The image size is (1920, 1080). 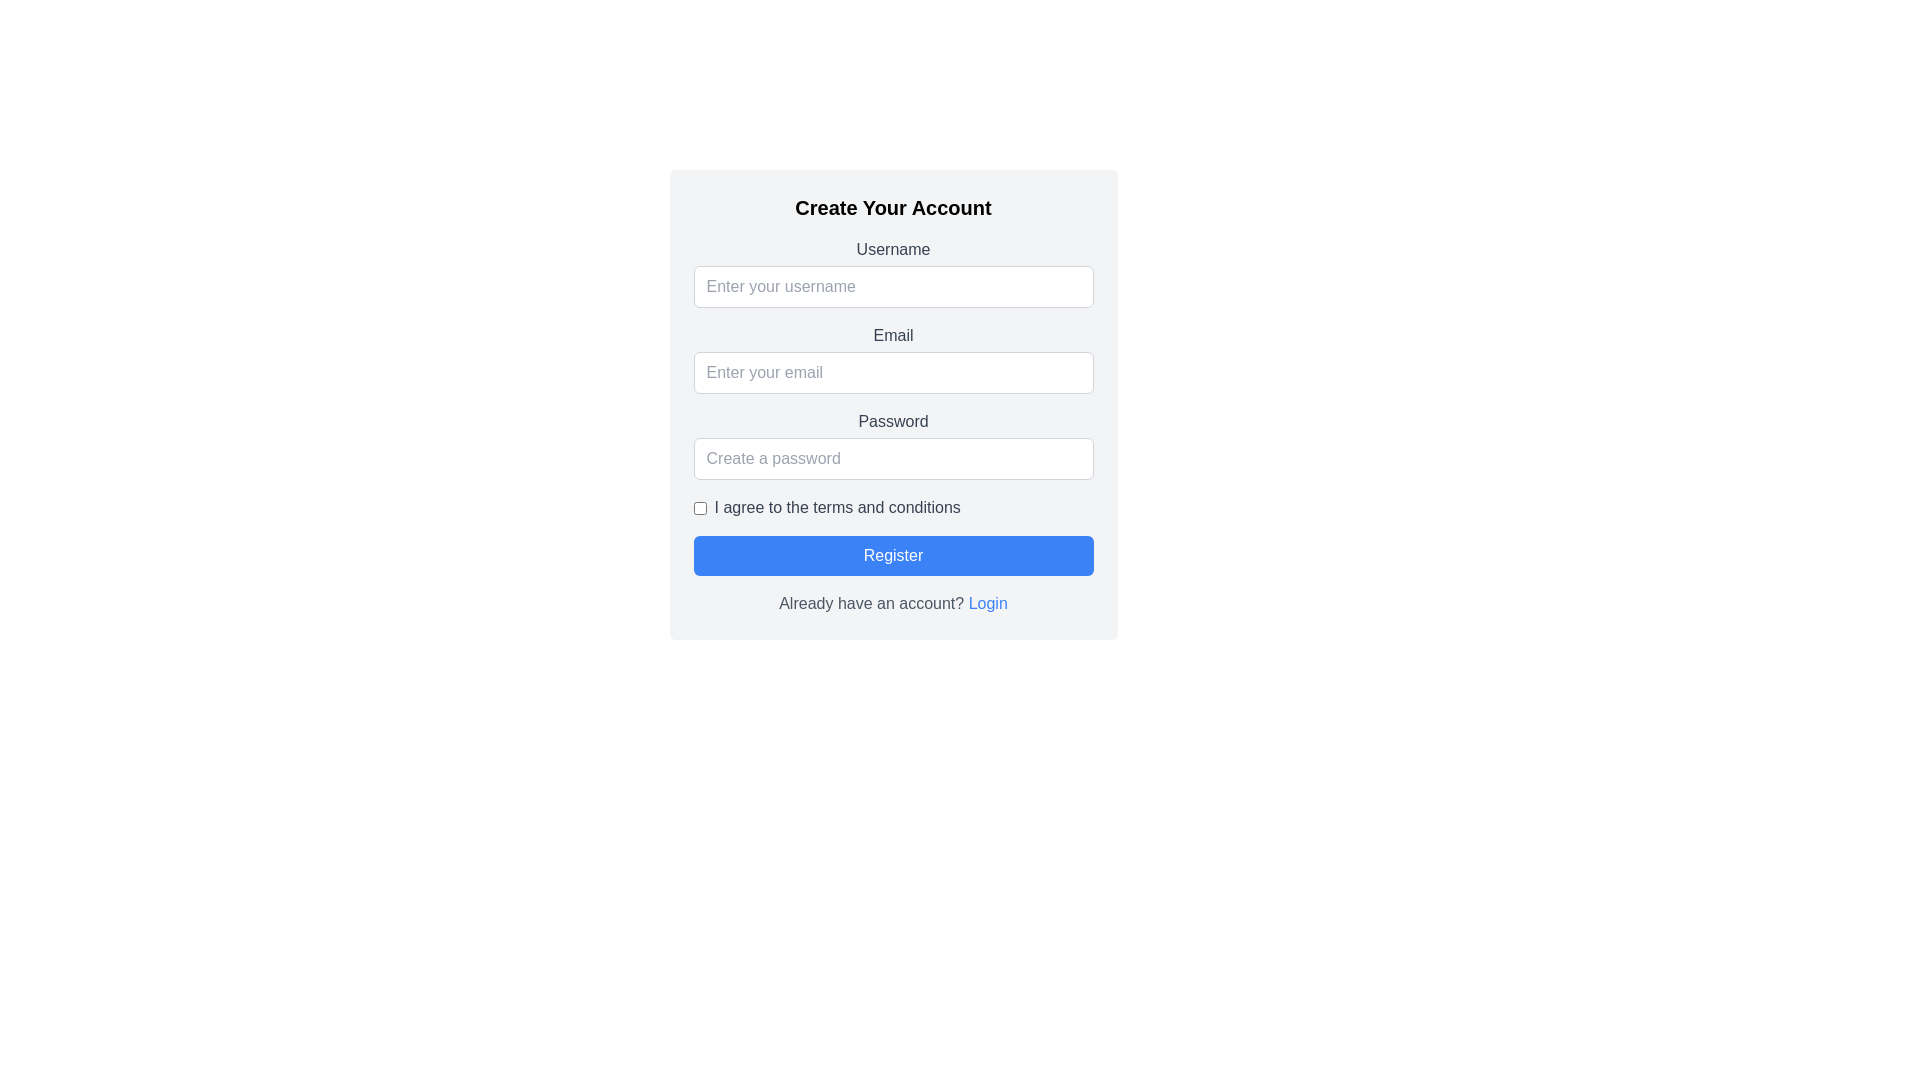 I want to click on the password input field, which is the third input field in the vertical stack within the form, so click(x=892, y=443).